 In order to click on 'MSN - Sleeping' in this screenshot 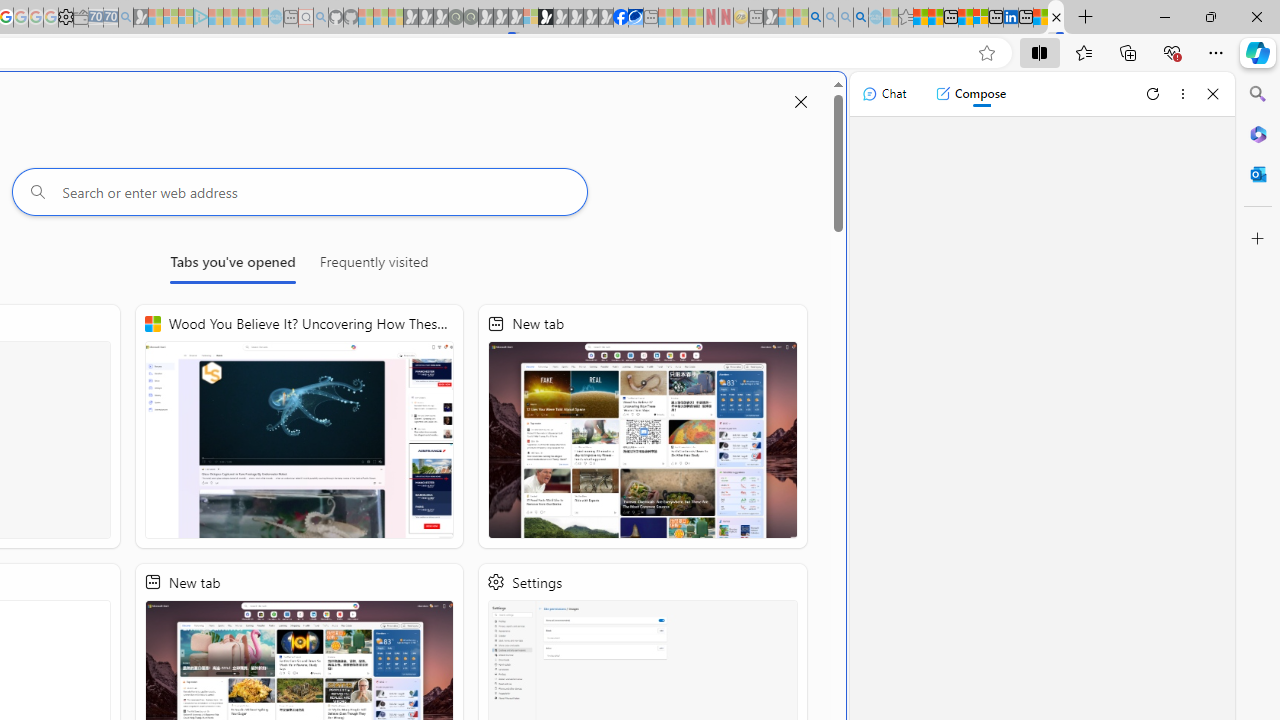, I will do `click(770, 17)`.